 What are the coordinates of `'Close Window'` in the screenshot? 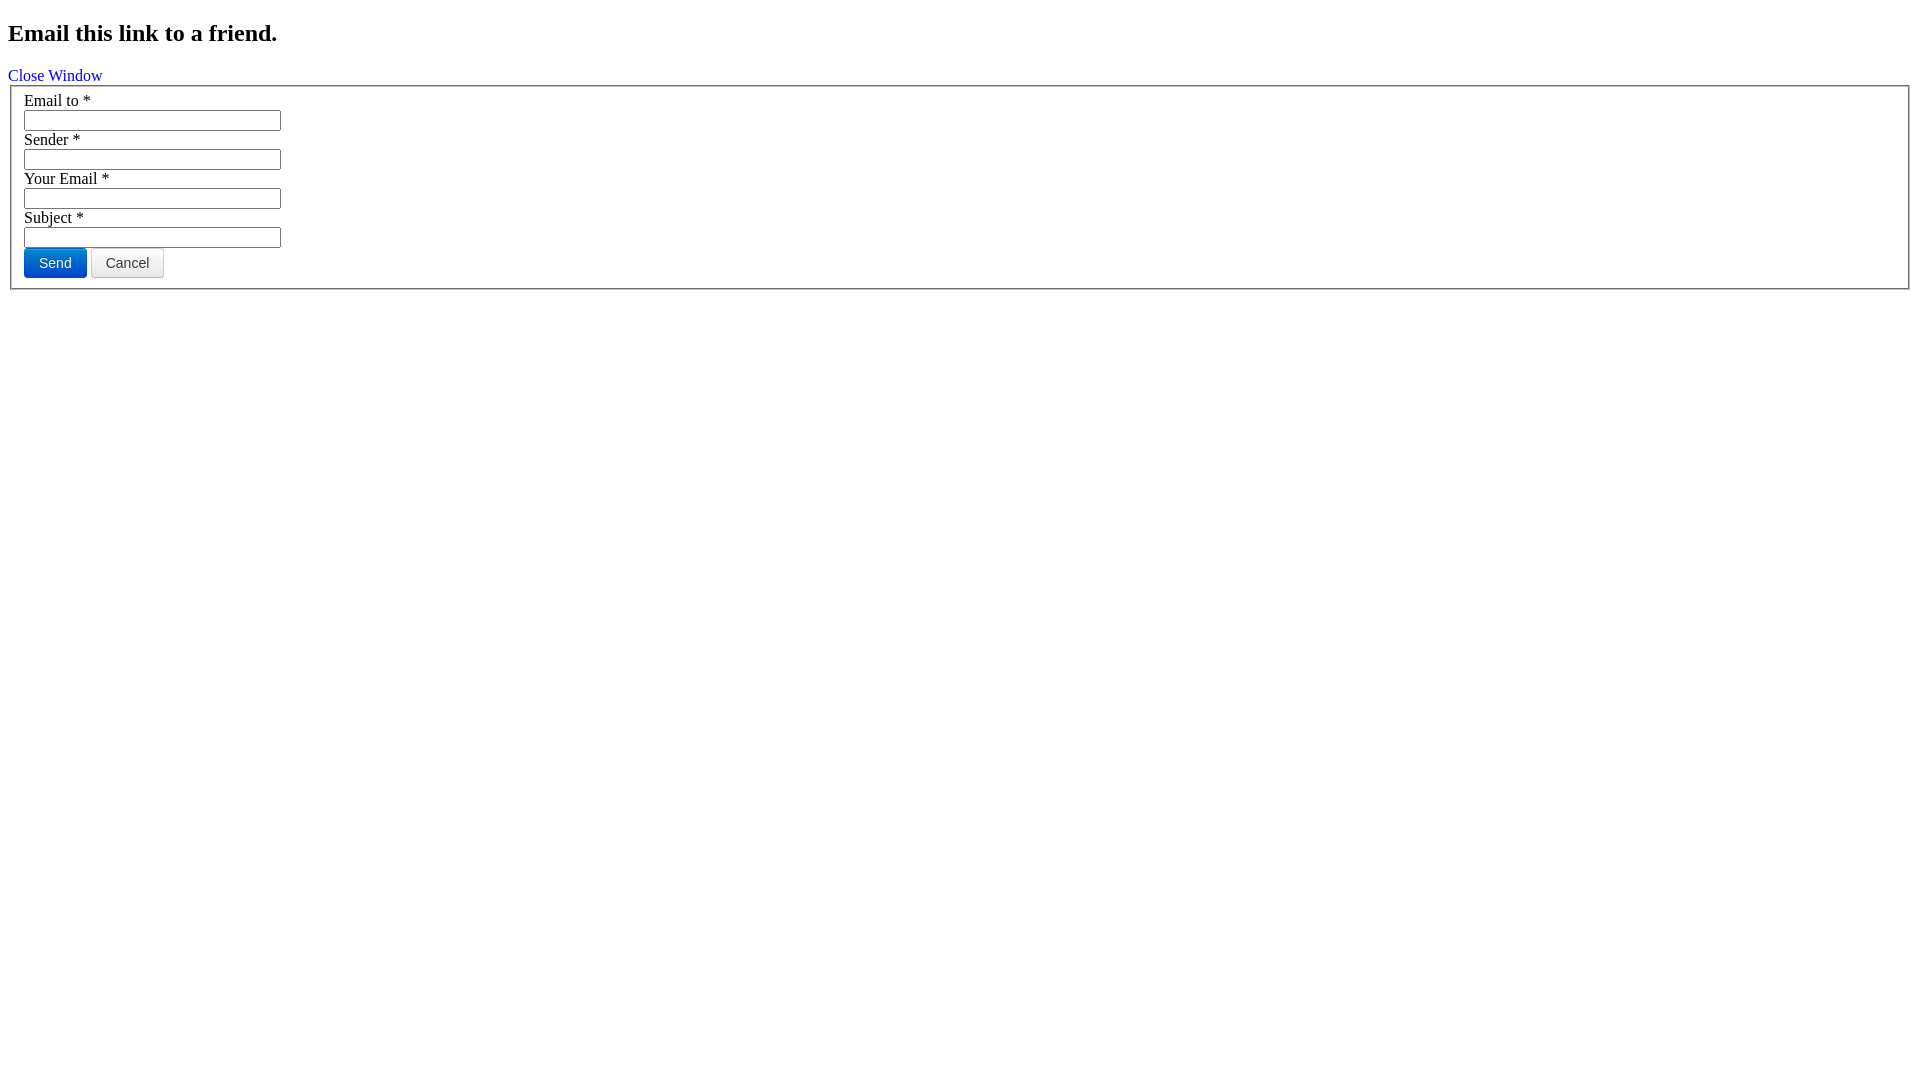 It's located at (55, 74).